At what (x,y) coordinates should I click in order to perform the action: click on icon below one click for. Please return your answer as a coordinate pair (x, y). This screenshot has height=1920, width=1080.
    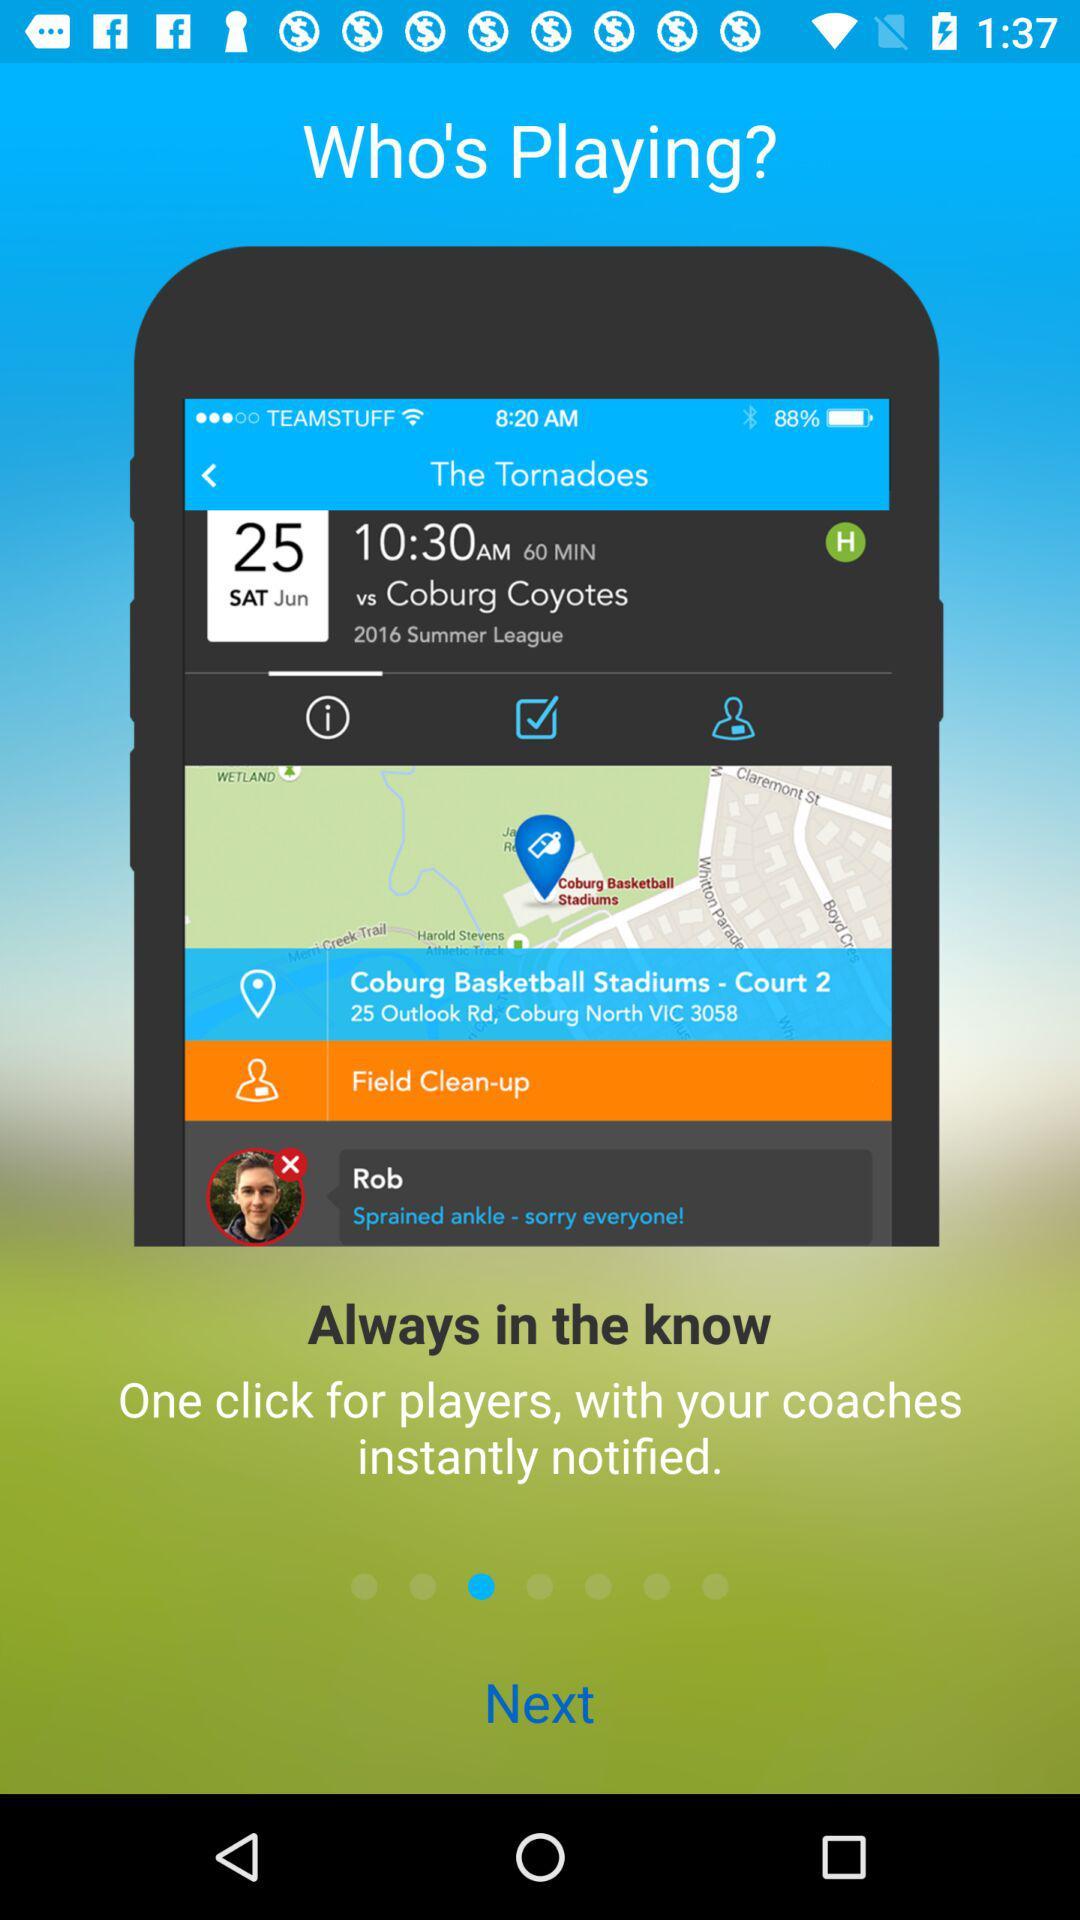
    Looking at the image, I should click on (540, 1585).